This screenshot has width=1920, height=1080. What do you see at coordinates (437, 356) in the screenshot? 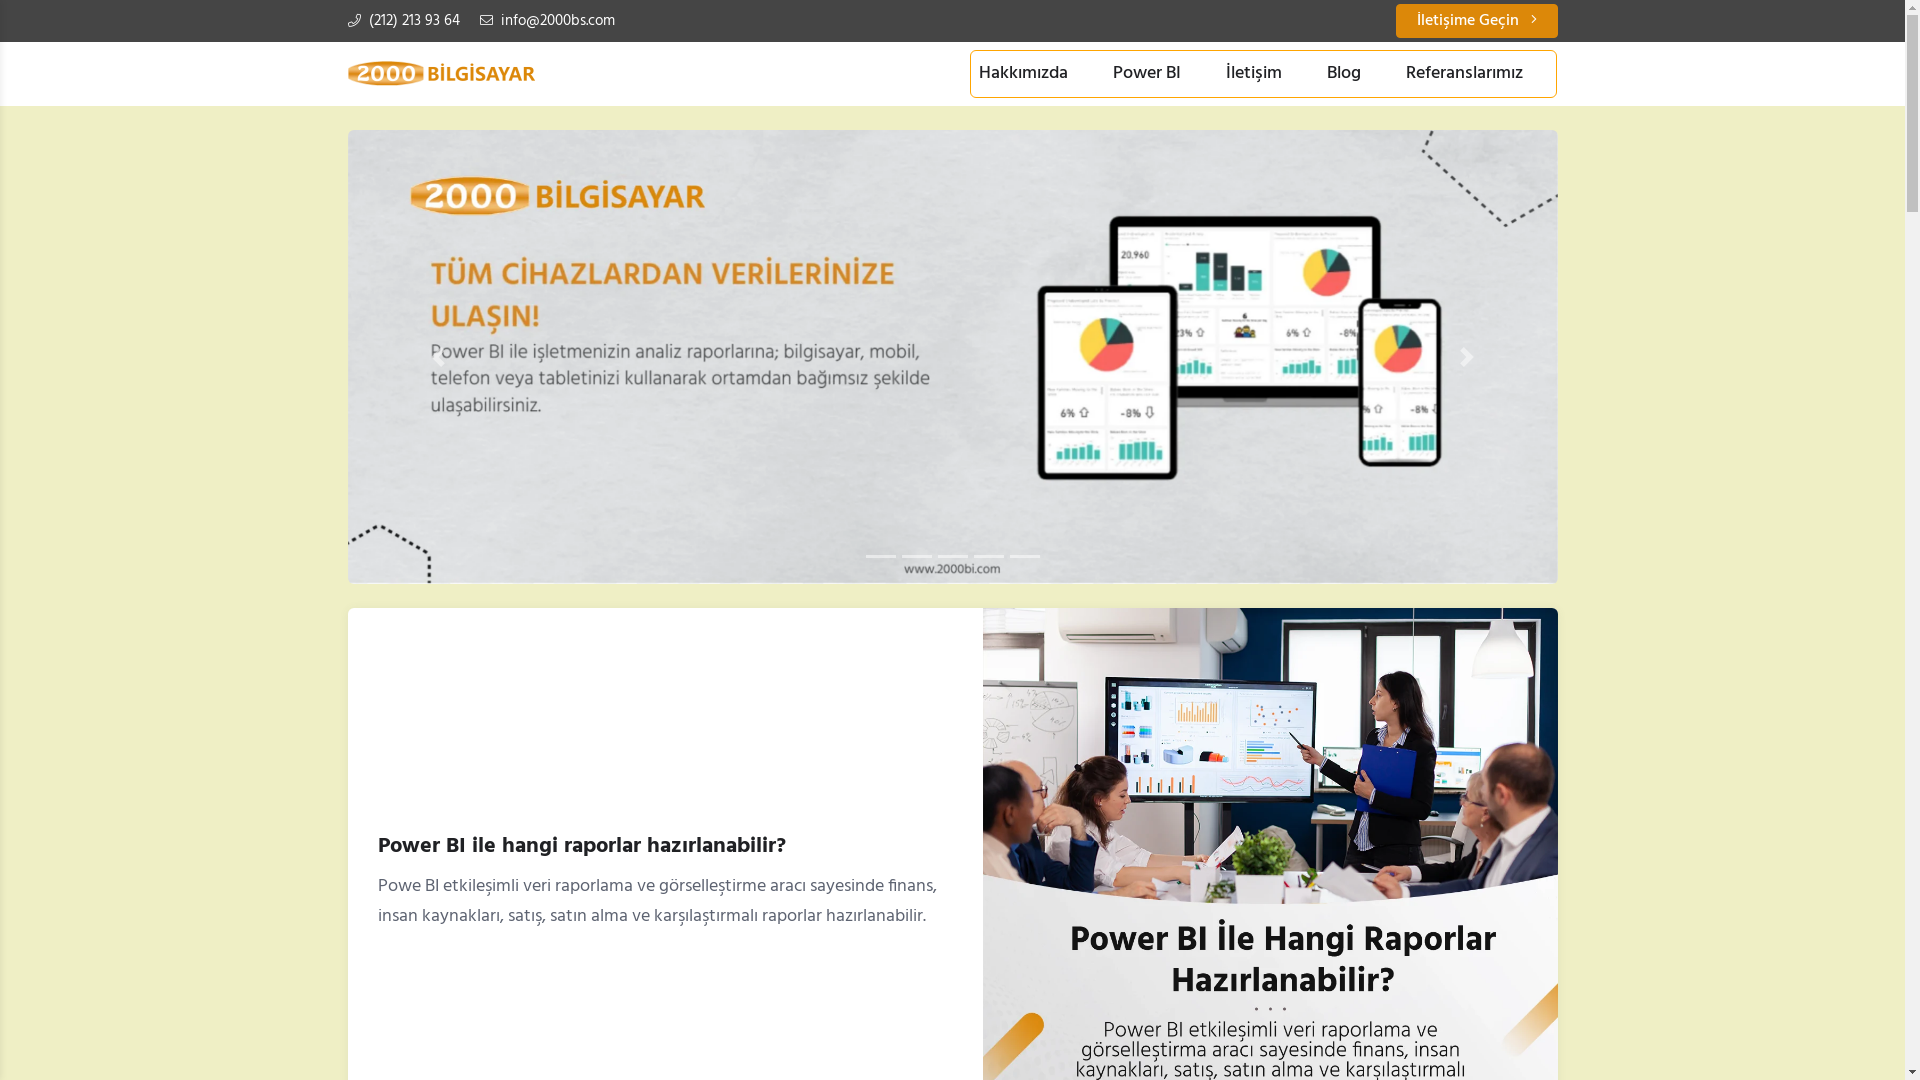
I see `'Previous'` at bounding box center [437, 356].